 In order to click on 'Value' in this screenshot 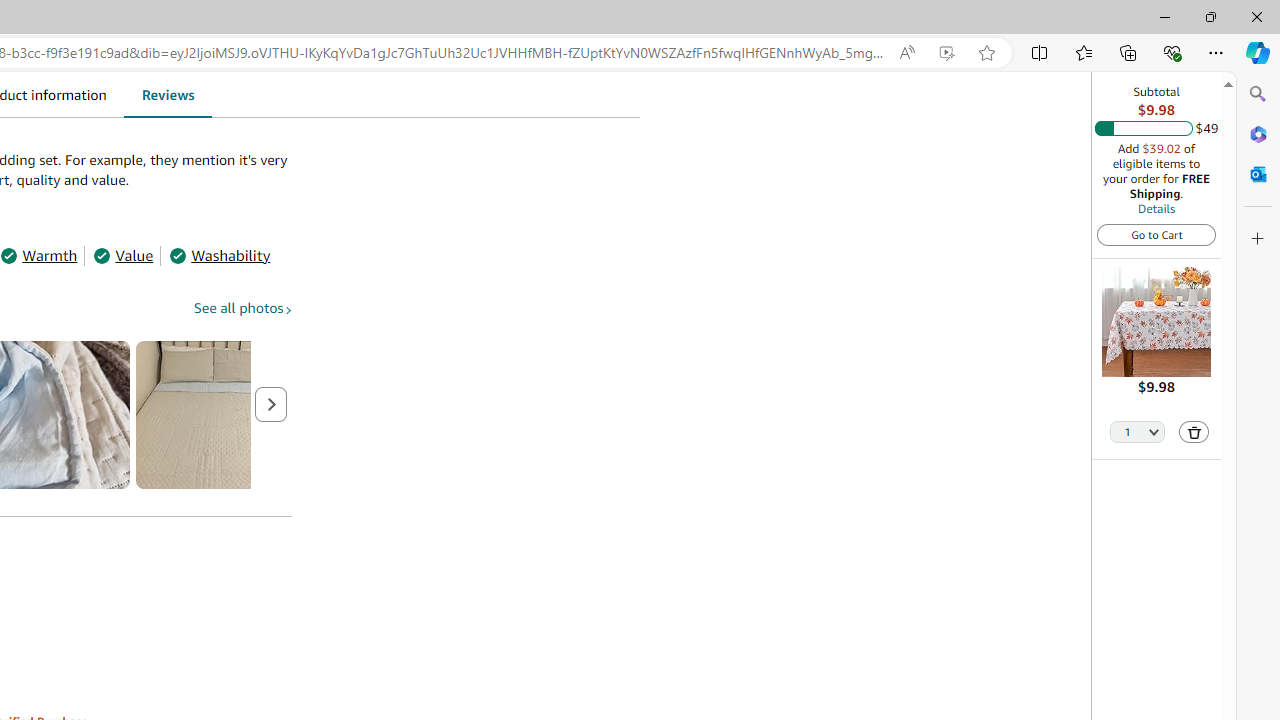, I will do `click(122, 254)`.